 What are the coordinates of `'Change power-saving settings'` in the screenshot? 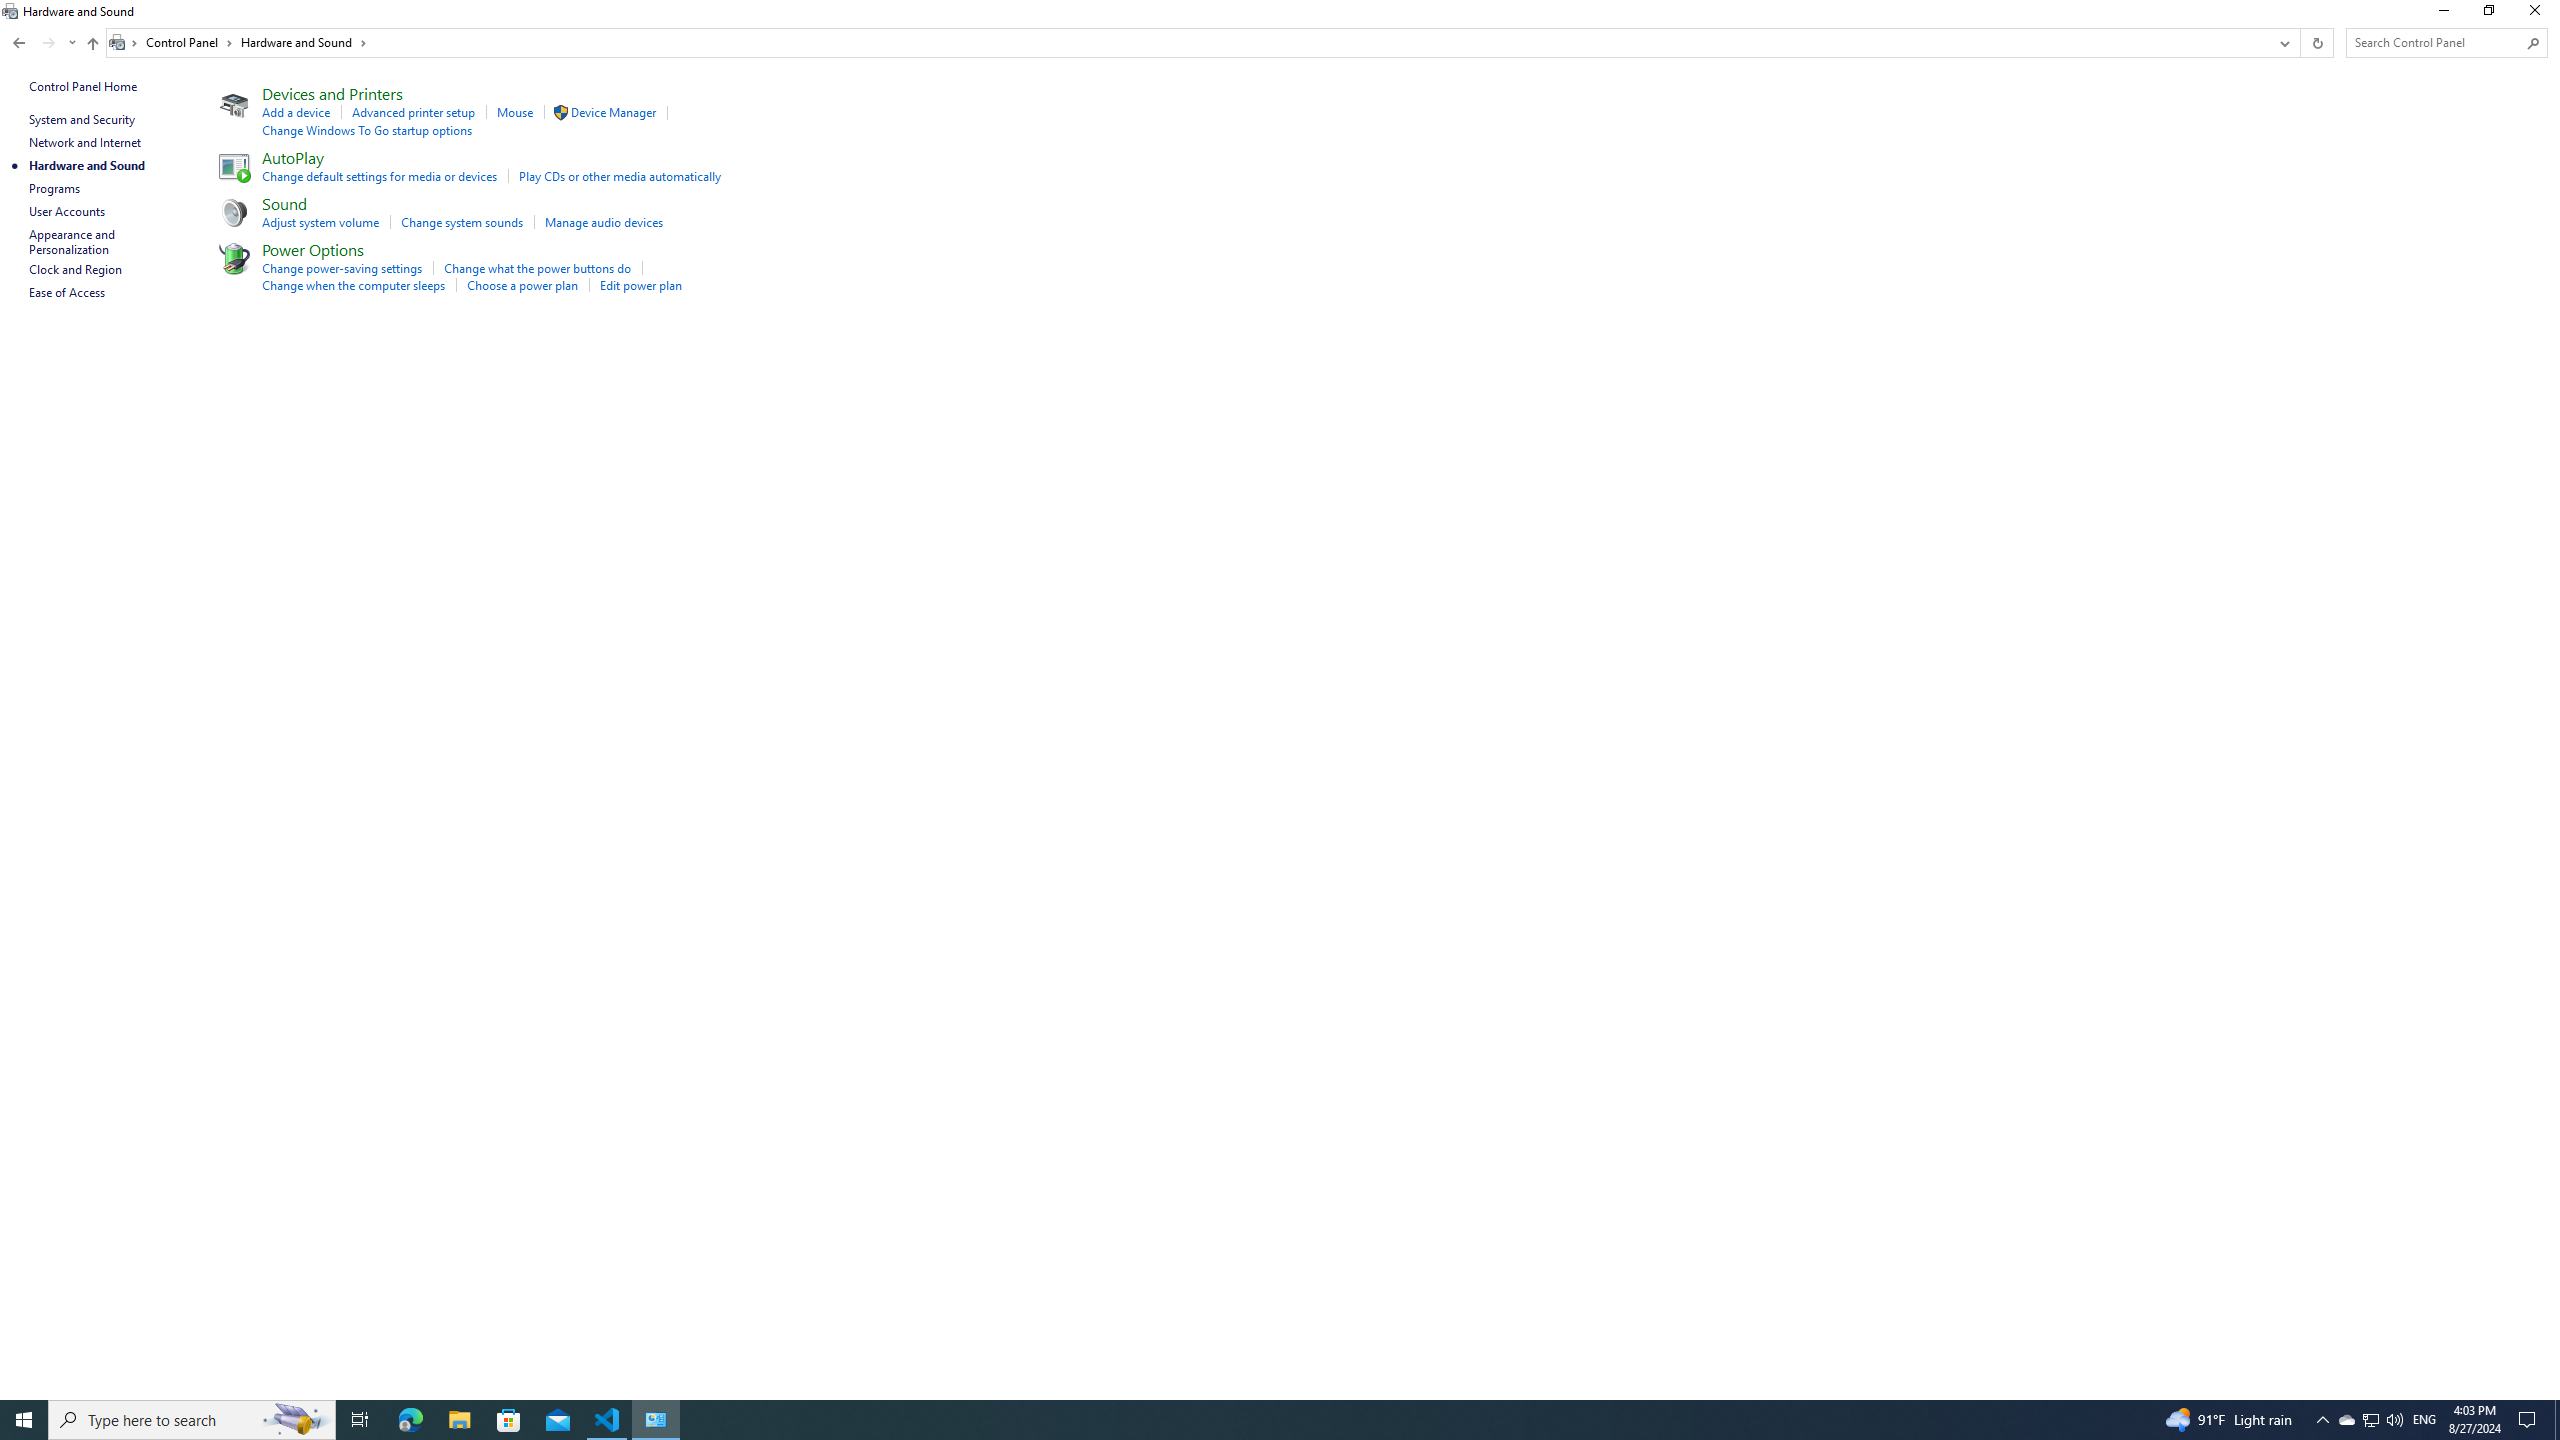 It's located at (342, 268).